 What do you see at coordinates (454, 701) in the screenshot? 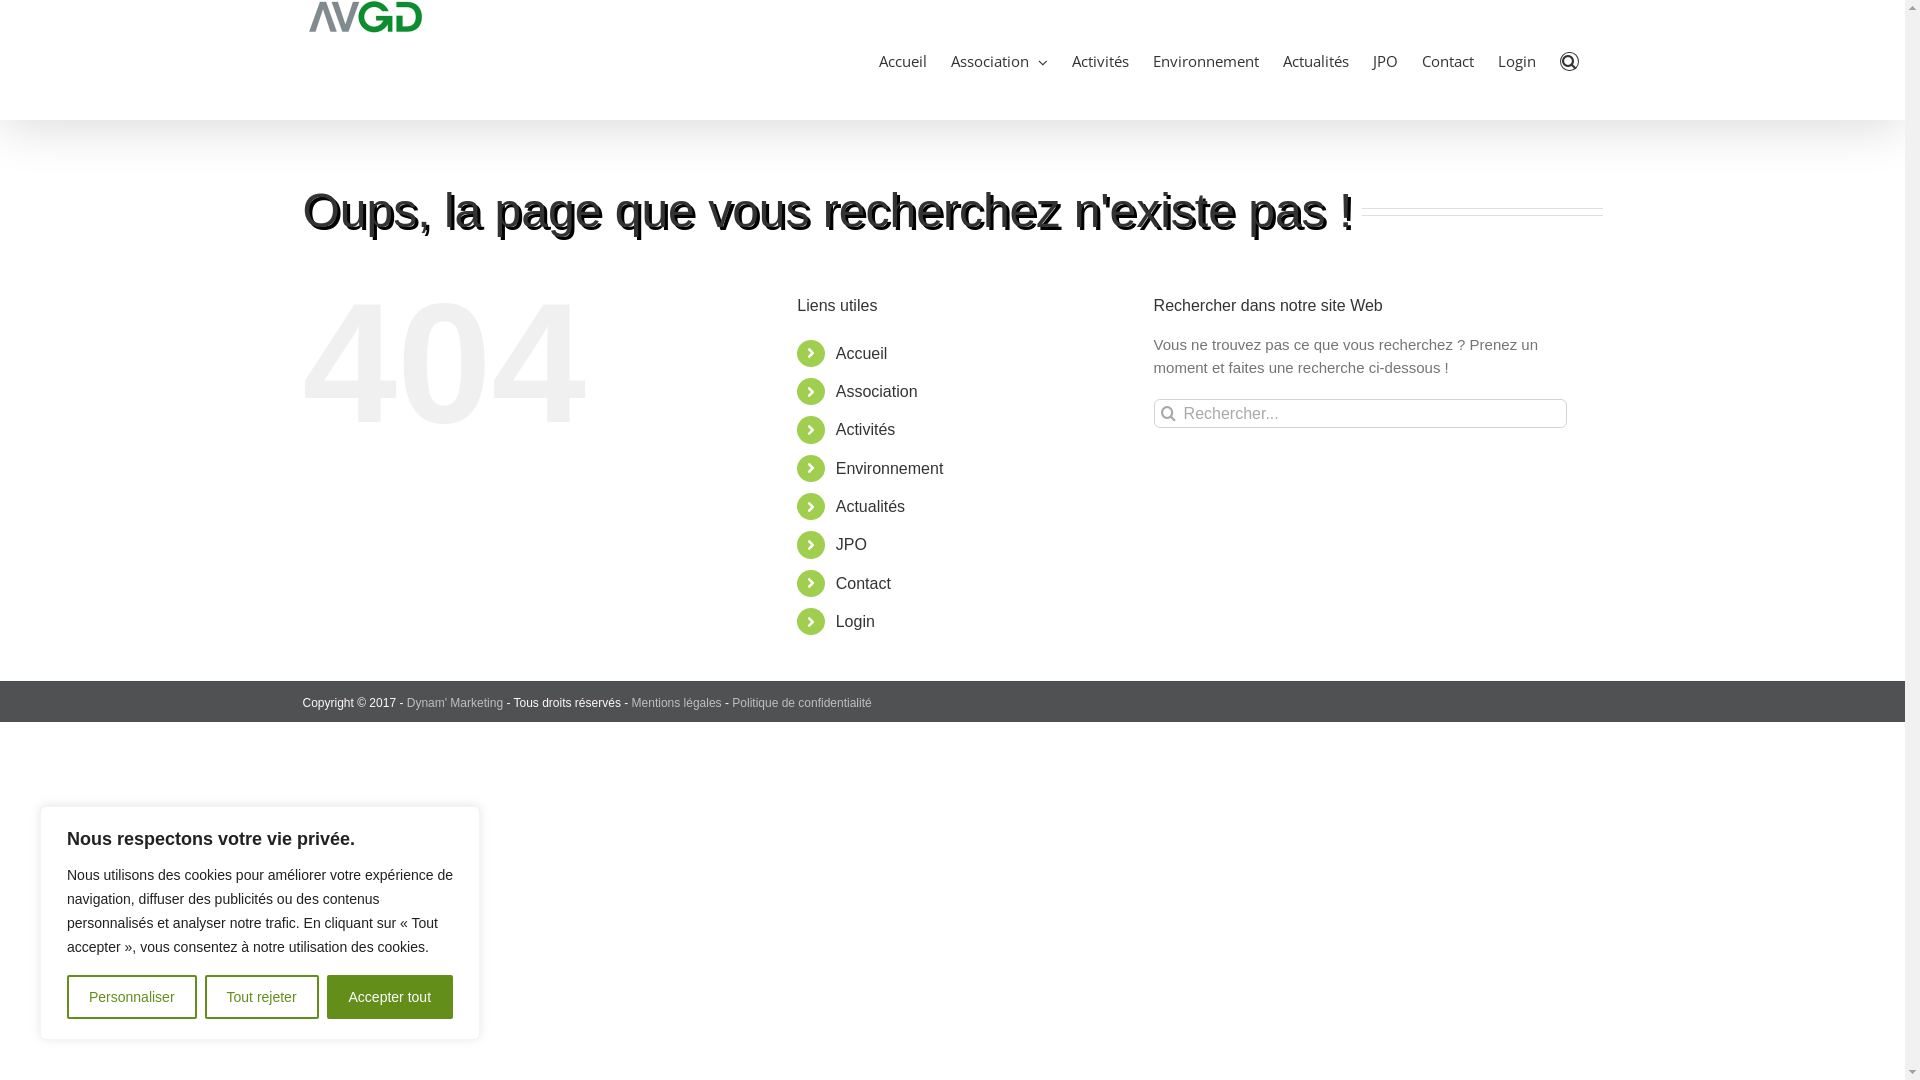
I see `'Dynam' Marketing'` at bounding box center [454, 701].